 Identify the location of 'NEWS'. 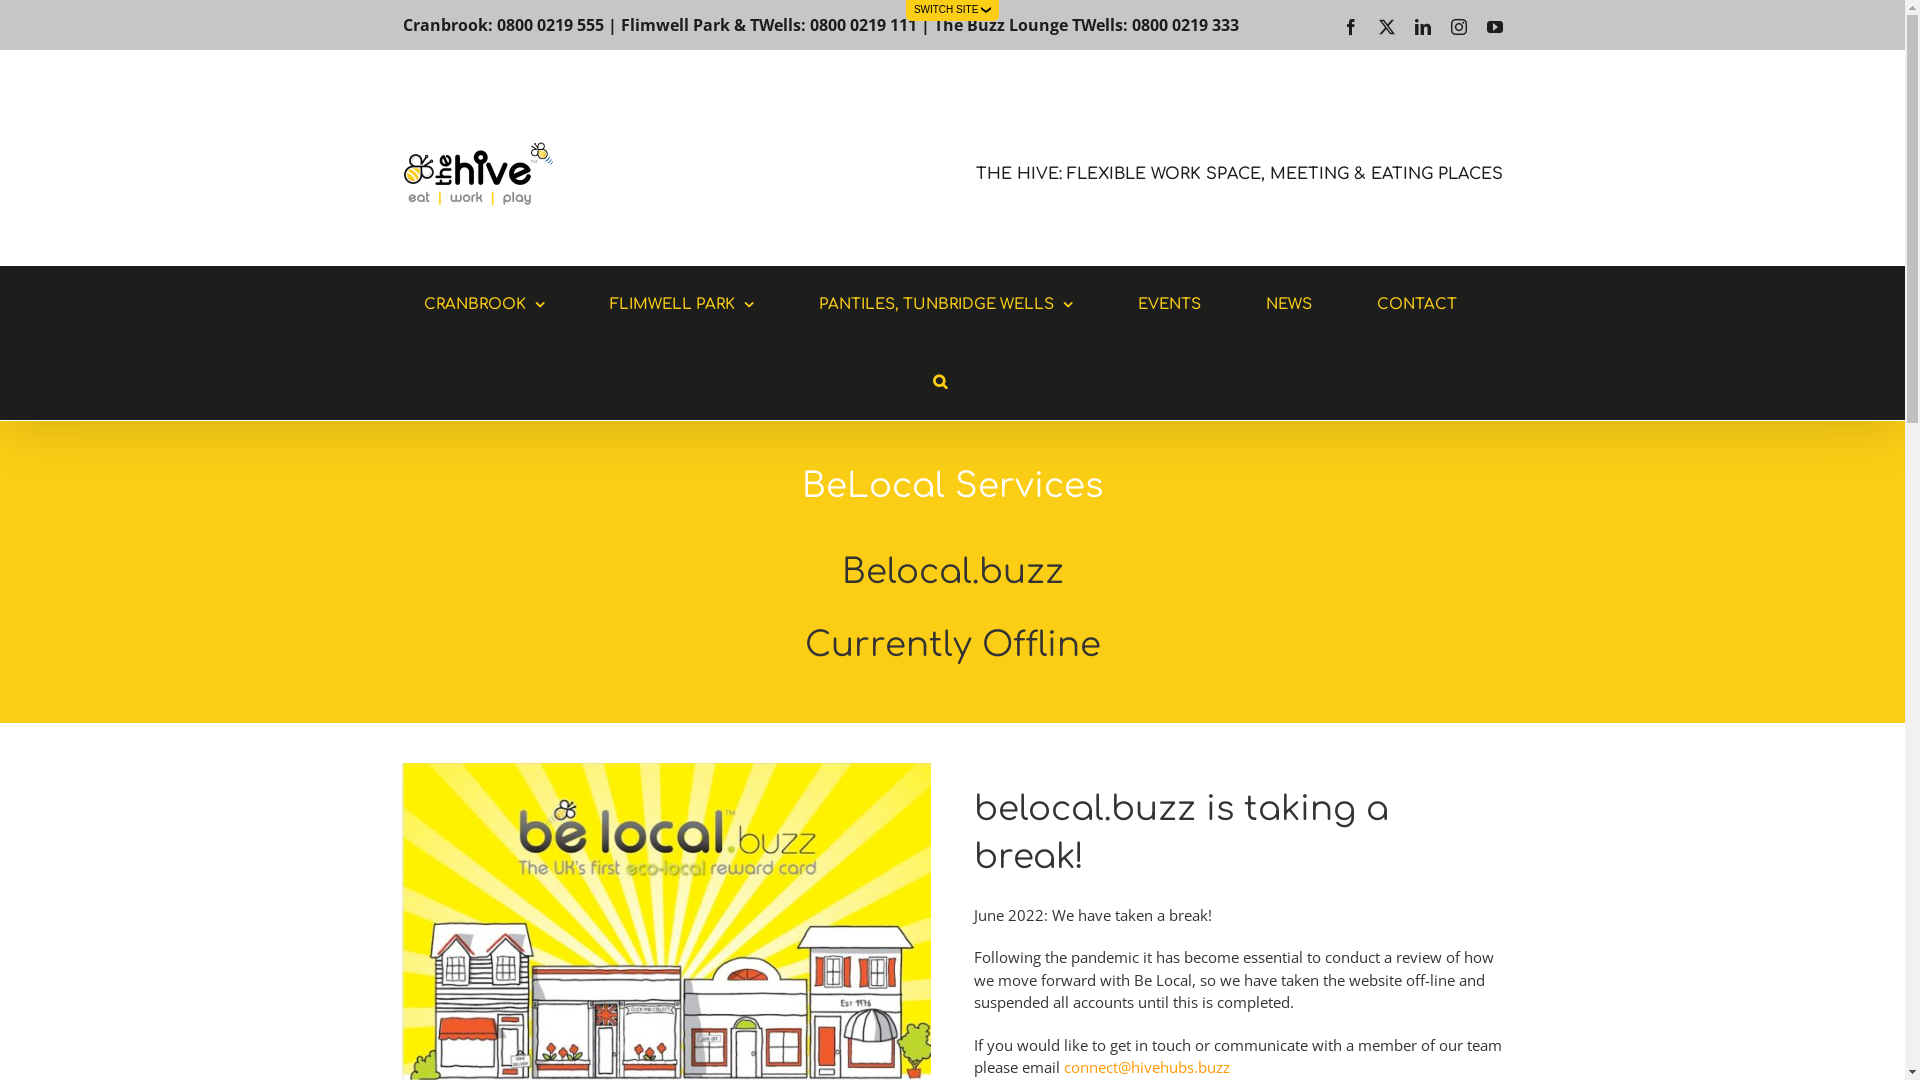
(1289, 304).